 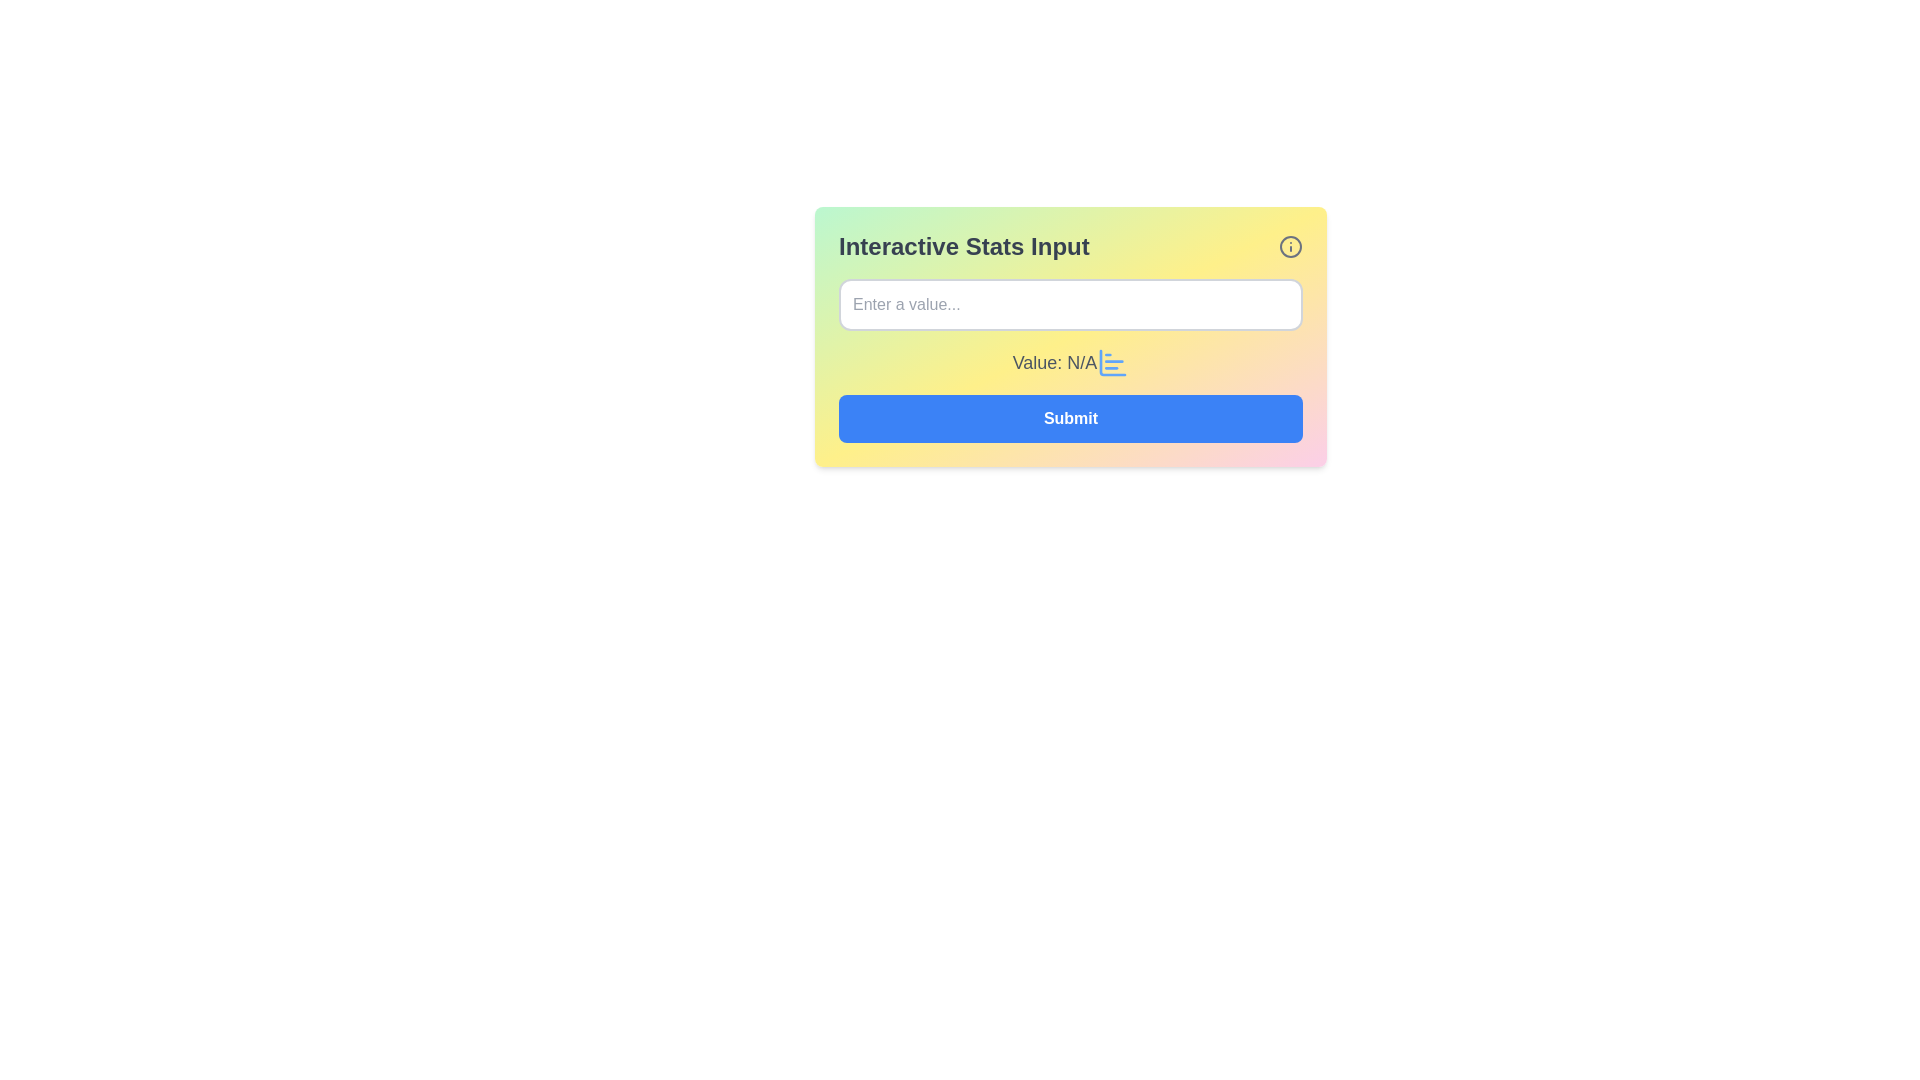 I want to click on the data display component labeled 'Value:', so click(x=1069, y=362).